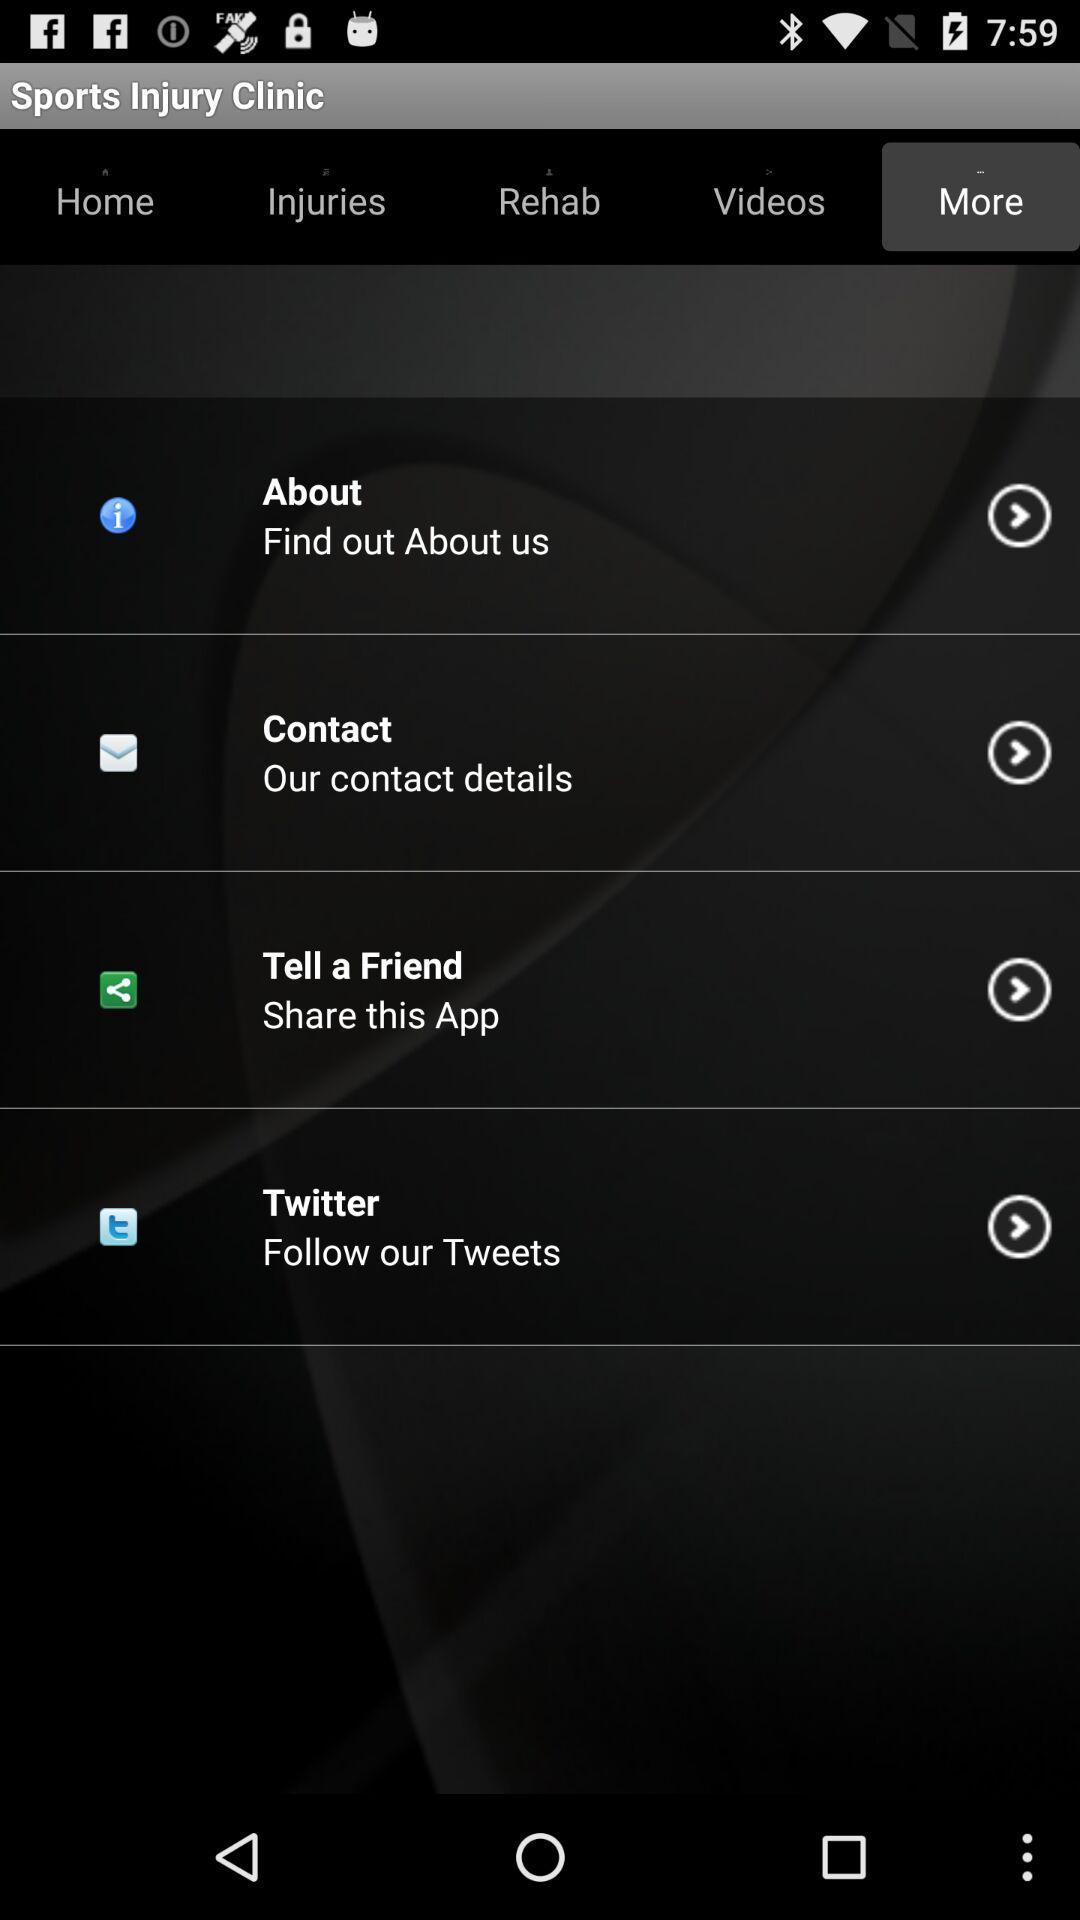 Image resolution: width=1080 pixels, height=1920 pixels. I want to click on the icon next to the rehab icon, so click(325, 196).